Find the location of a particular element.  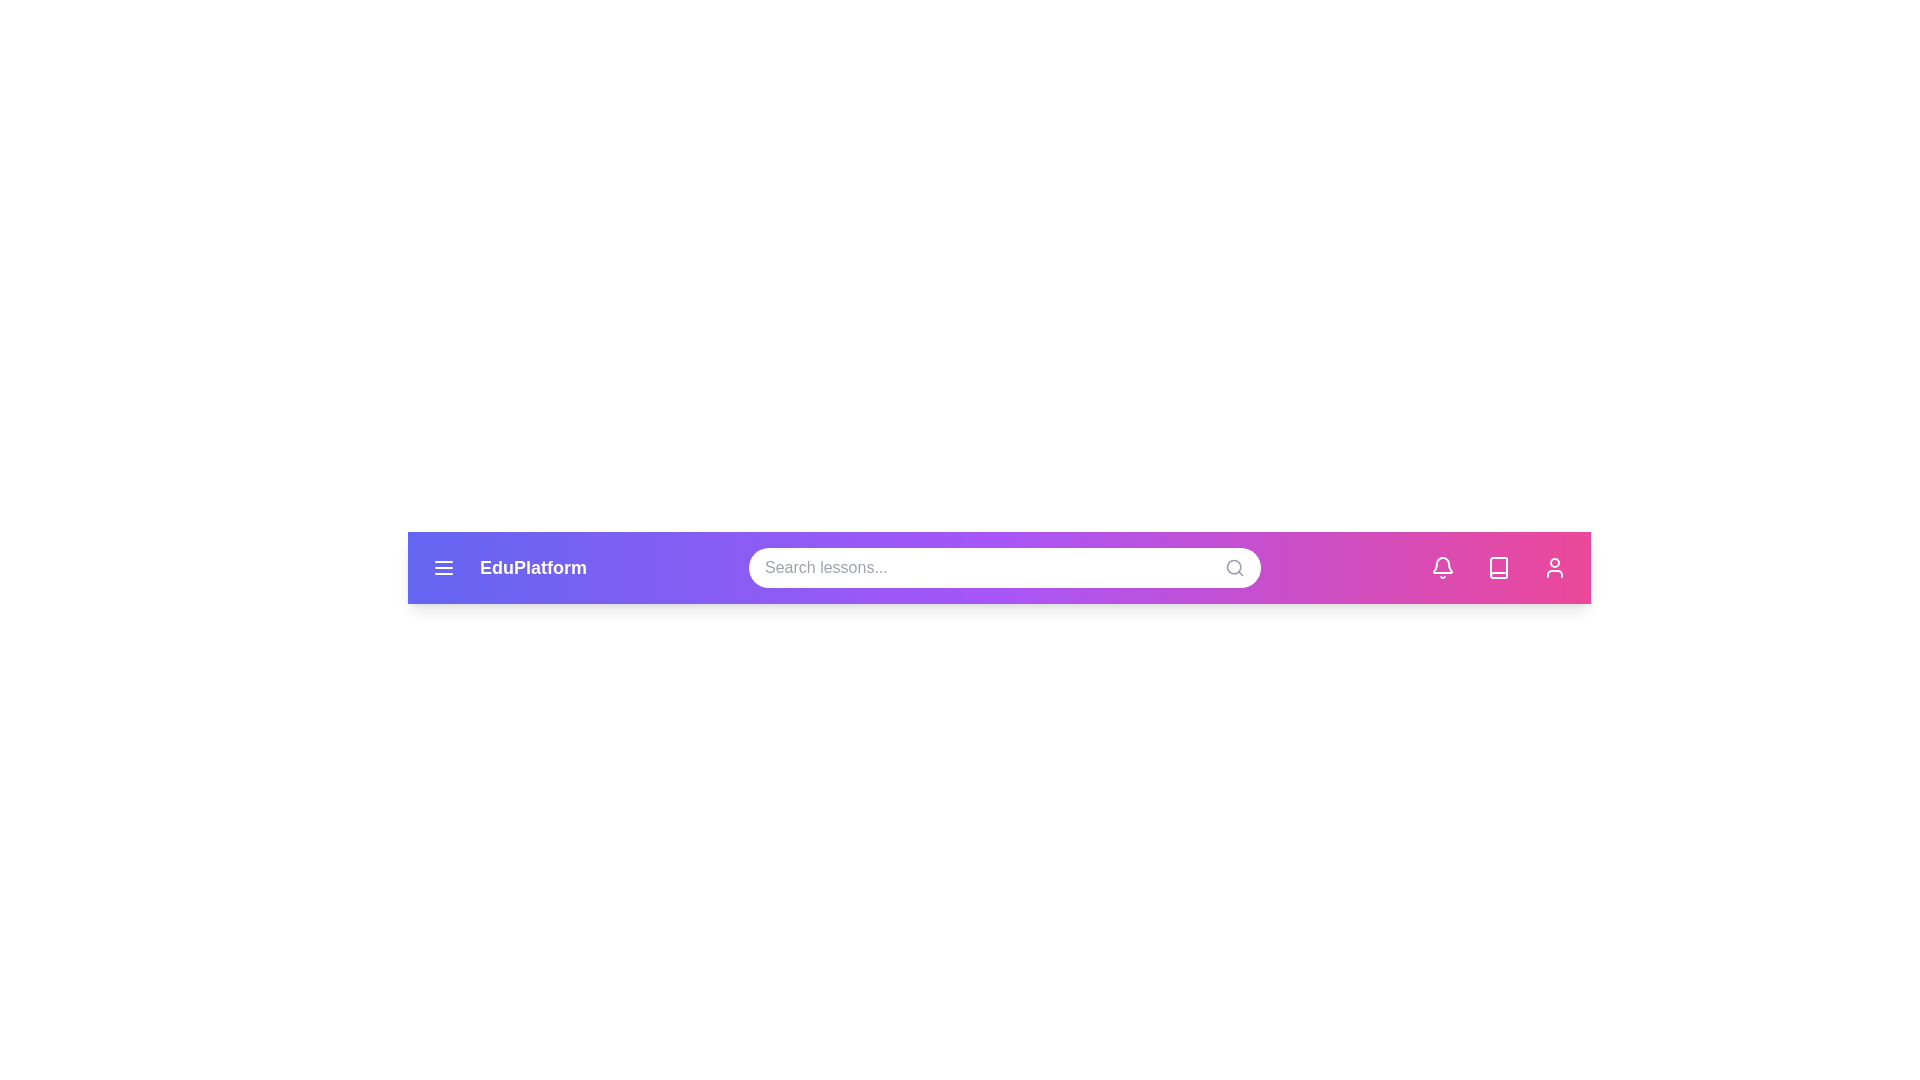

the search icon to submit the search query is located at coordinates (1233, 567).